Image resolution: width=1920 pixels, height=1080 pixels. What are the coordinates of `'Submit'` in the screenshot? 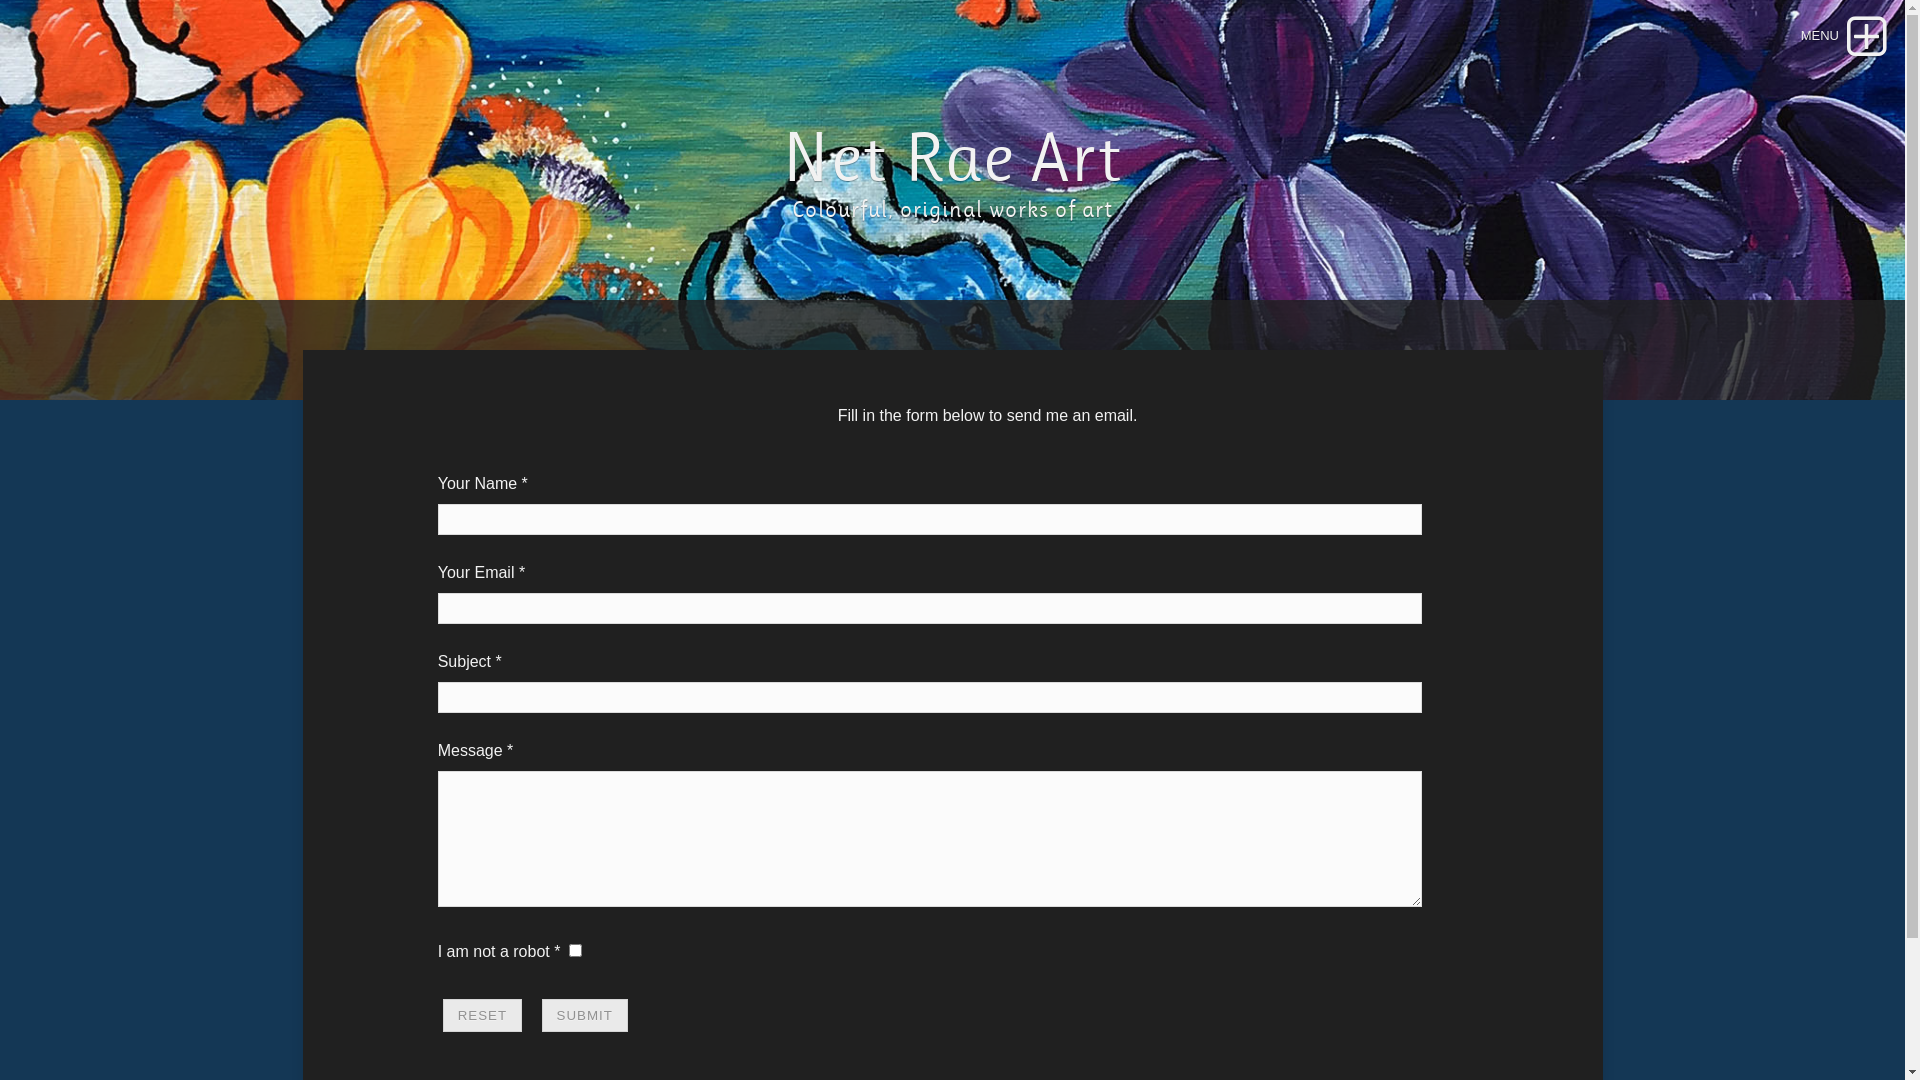 It's located at (542, 1015).